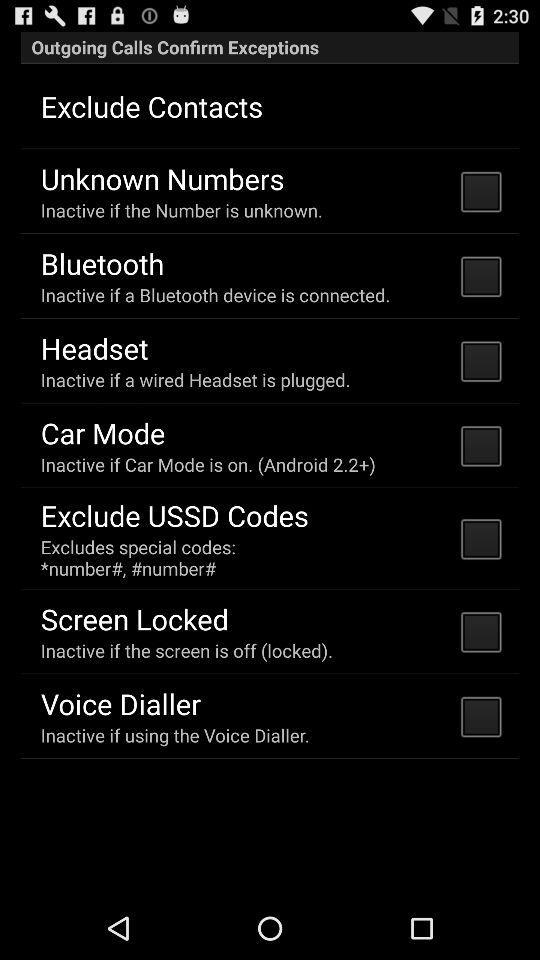  Describe the element at coordinates (479, 360) in the screenshot. I see `the checkbox to the right of headset` at that location.